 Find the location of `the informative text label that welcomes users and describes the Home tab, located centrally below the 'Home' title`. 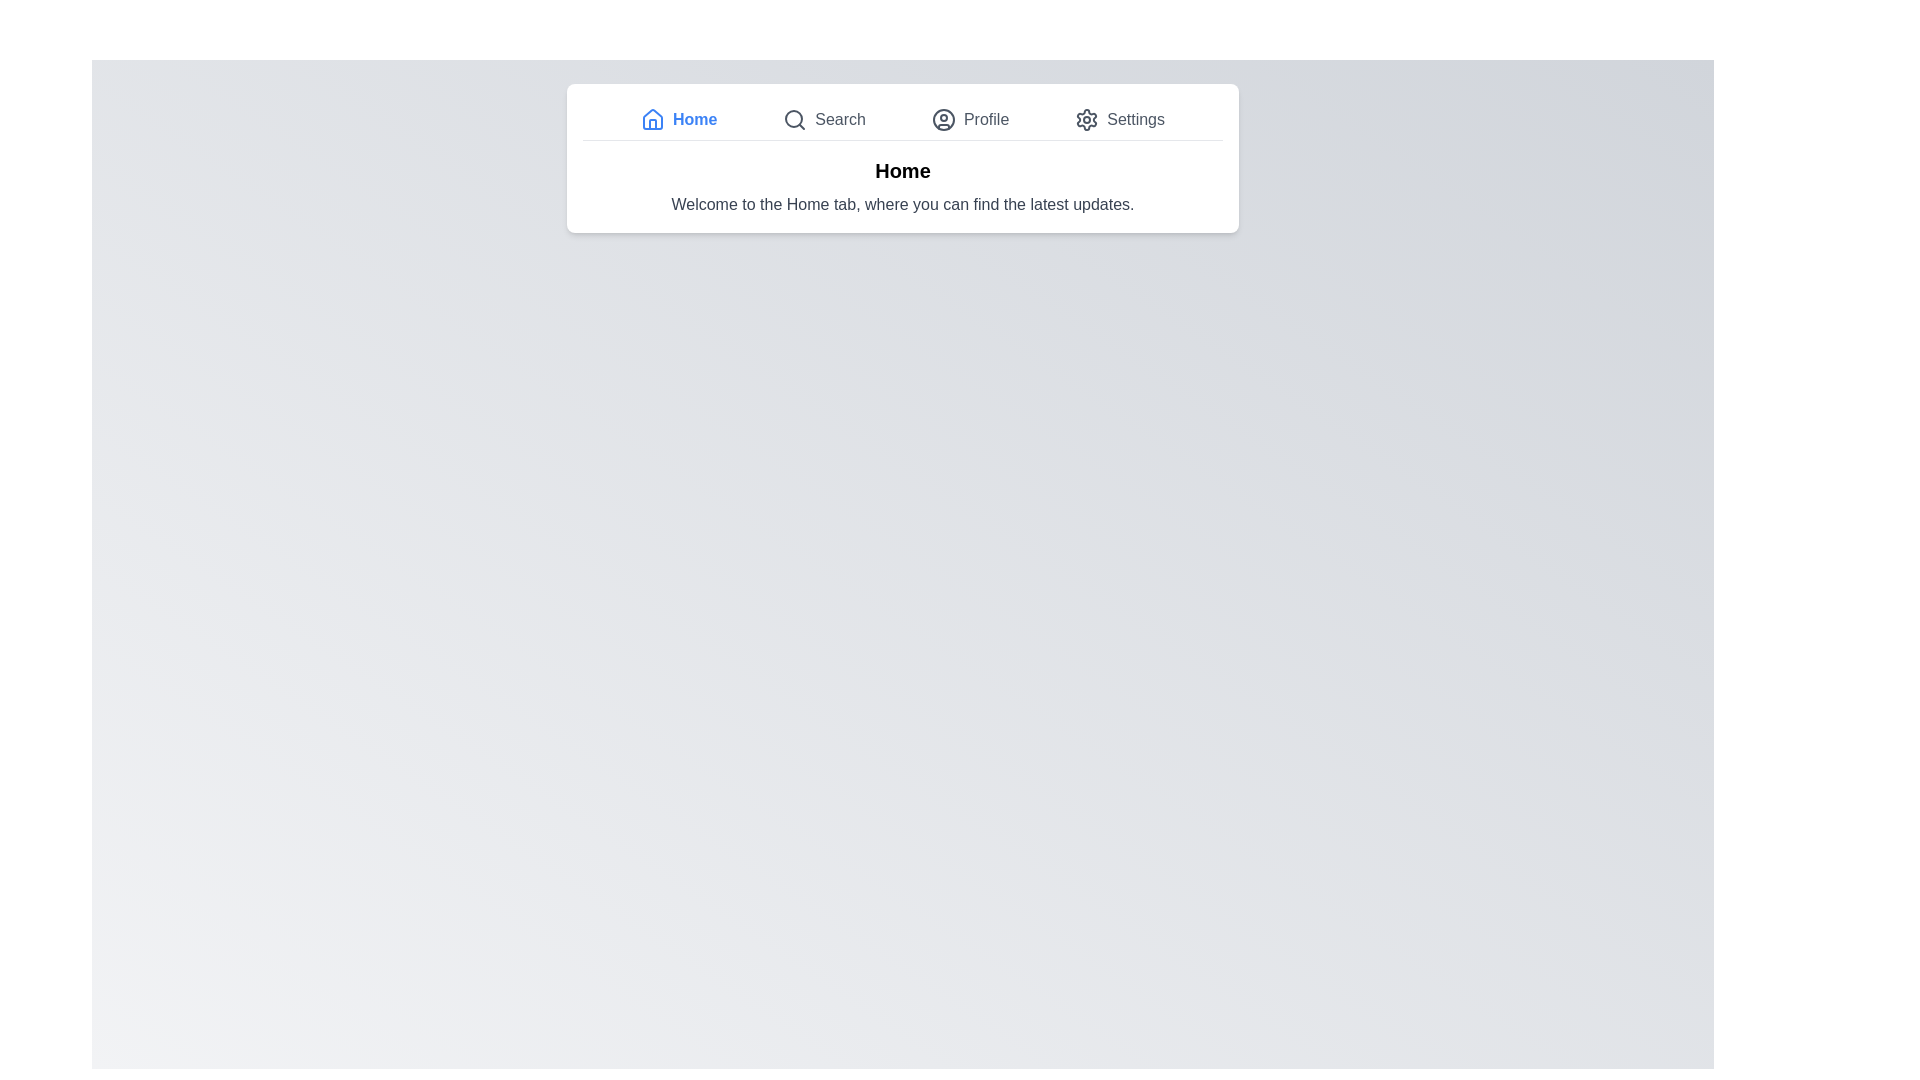

the informative text label that welcomes users and describes the Home tab, located centrally below the 'Home' title is located at coordinates (901, 204).